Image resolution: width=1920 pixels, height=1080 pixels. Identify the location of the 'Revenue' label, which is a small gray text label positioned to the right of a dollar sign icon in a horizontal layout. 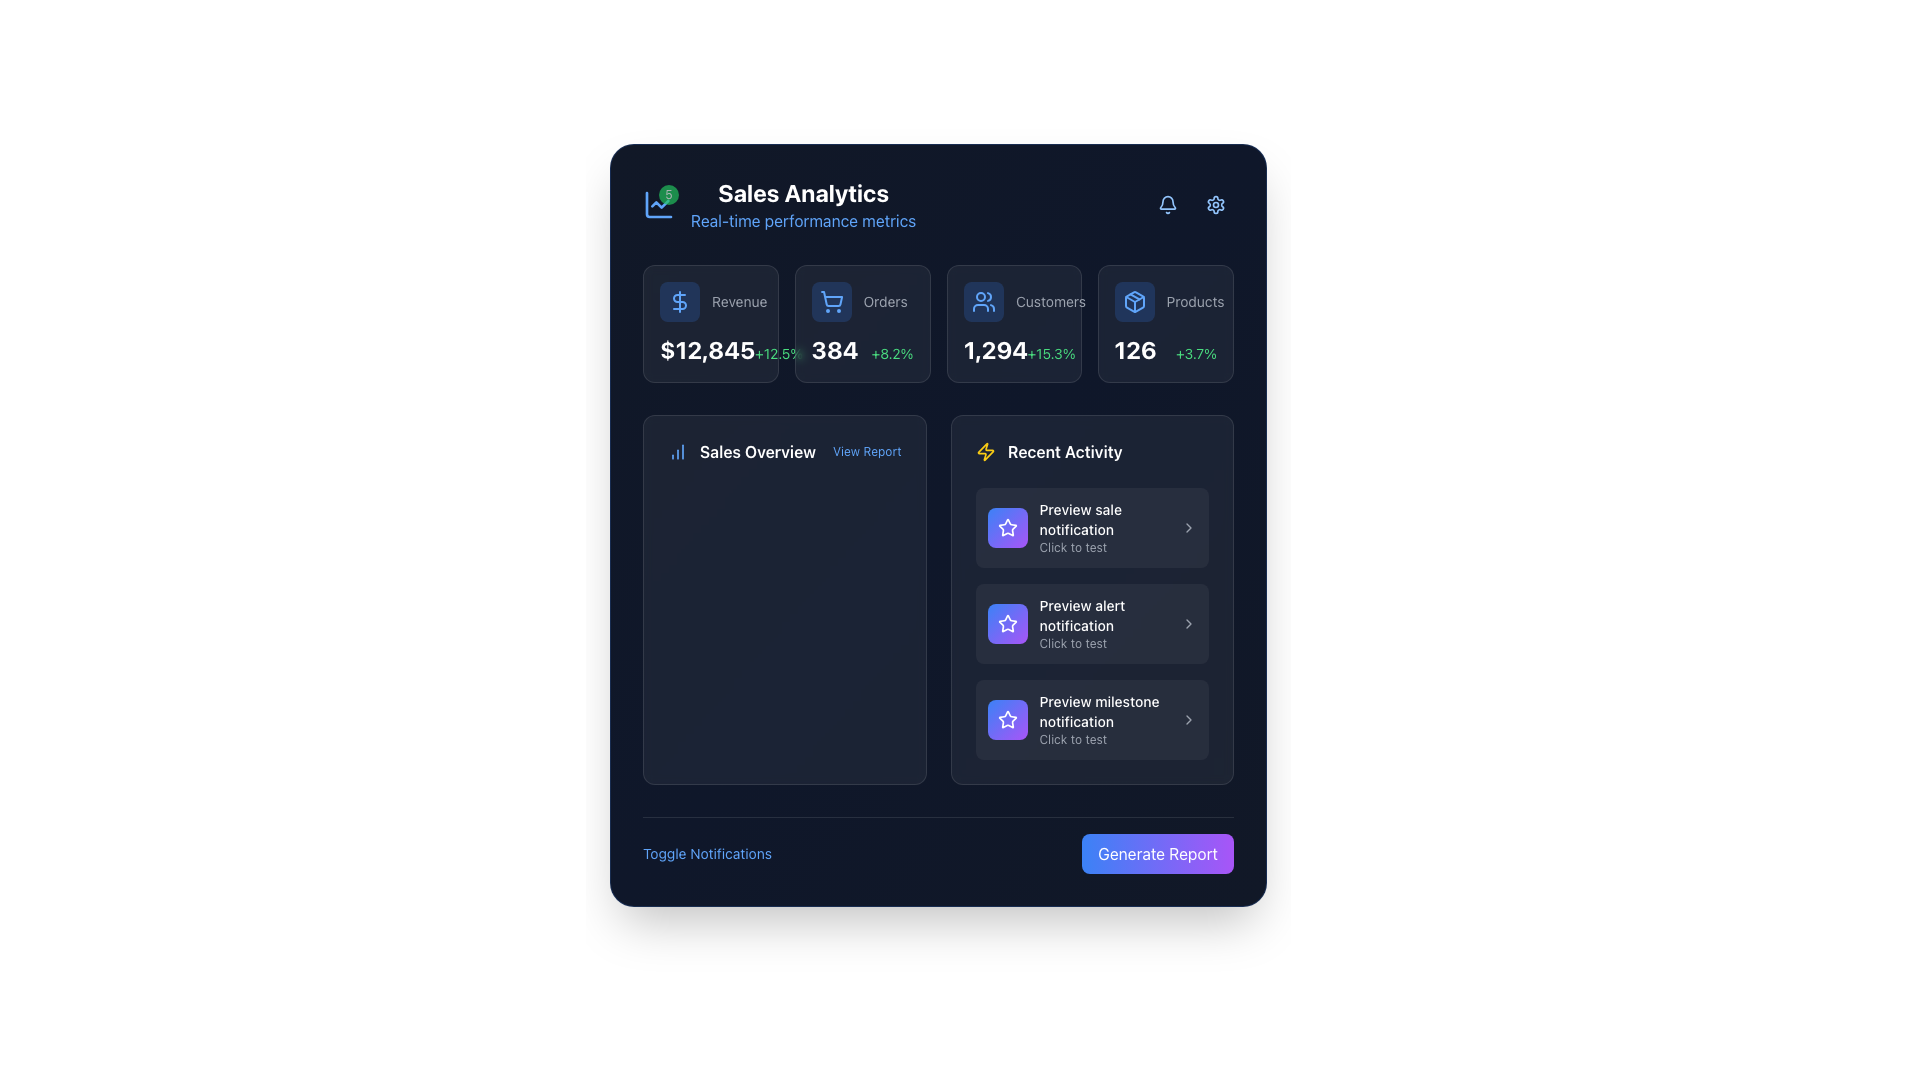
(738, 301).